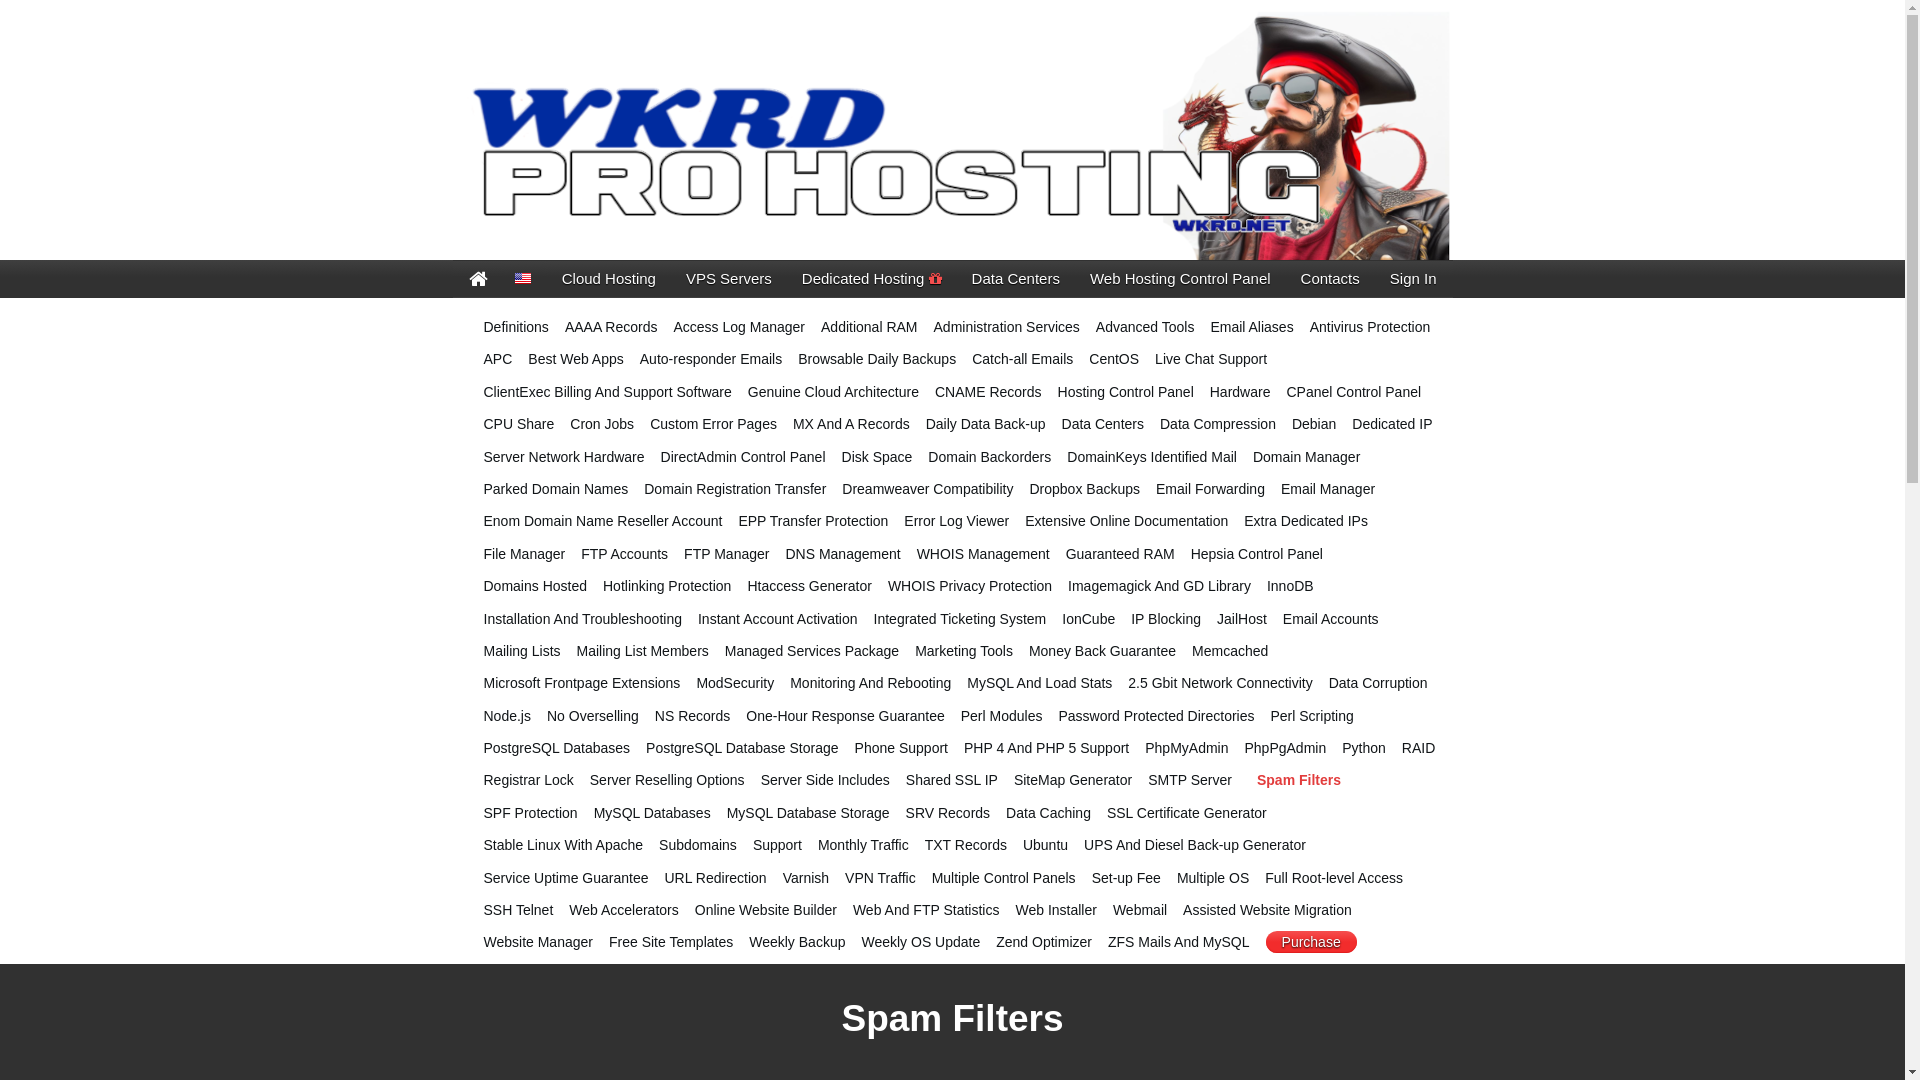  What do you see at coordinates (1047, 813) in the screenshot?
I see `'Data Caching'` at bounding box center [1047, 813].